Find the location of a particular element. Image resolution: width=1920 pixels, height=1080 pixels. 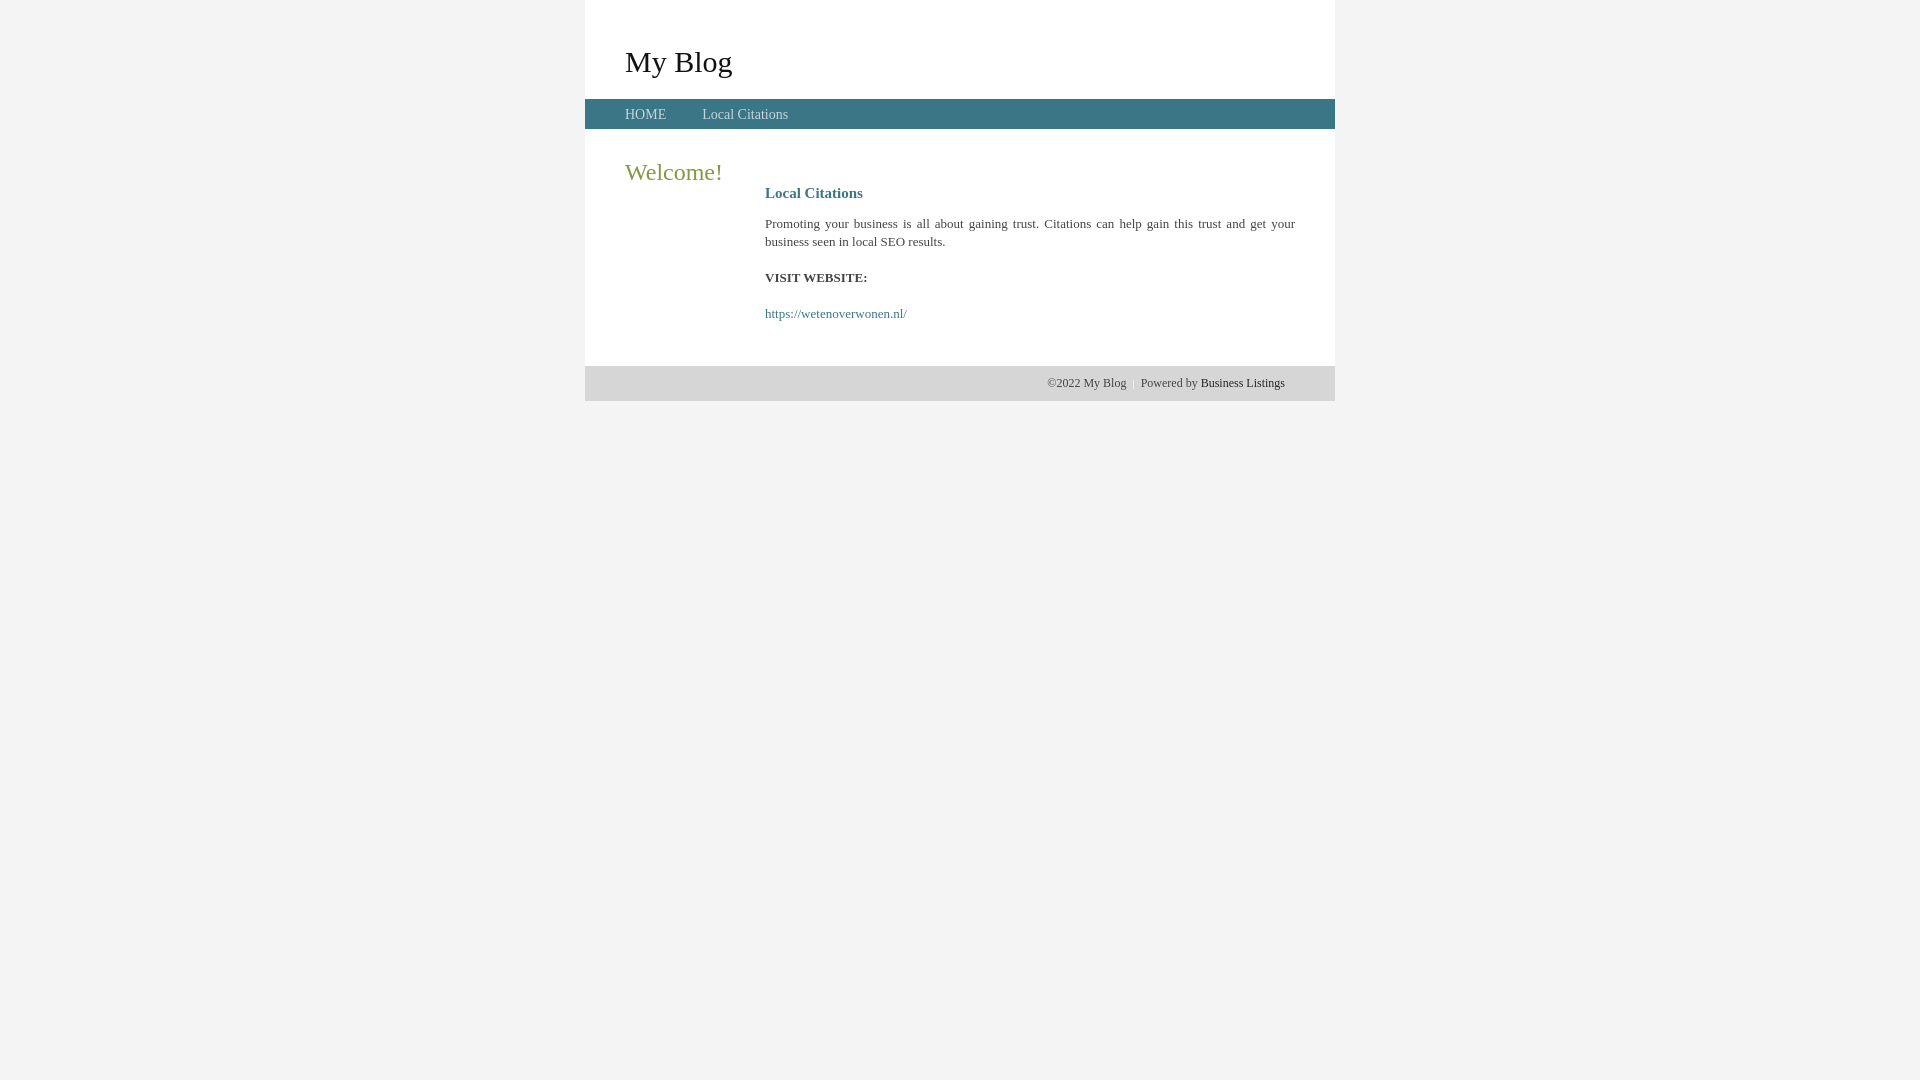

'https://wetenoverwonen.nl/' is located at coordinates (835, 313).